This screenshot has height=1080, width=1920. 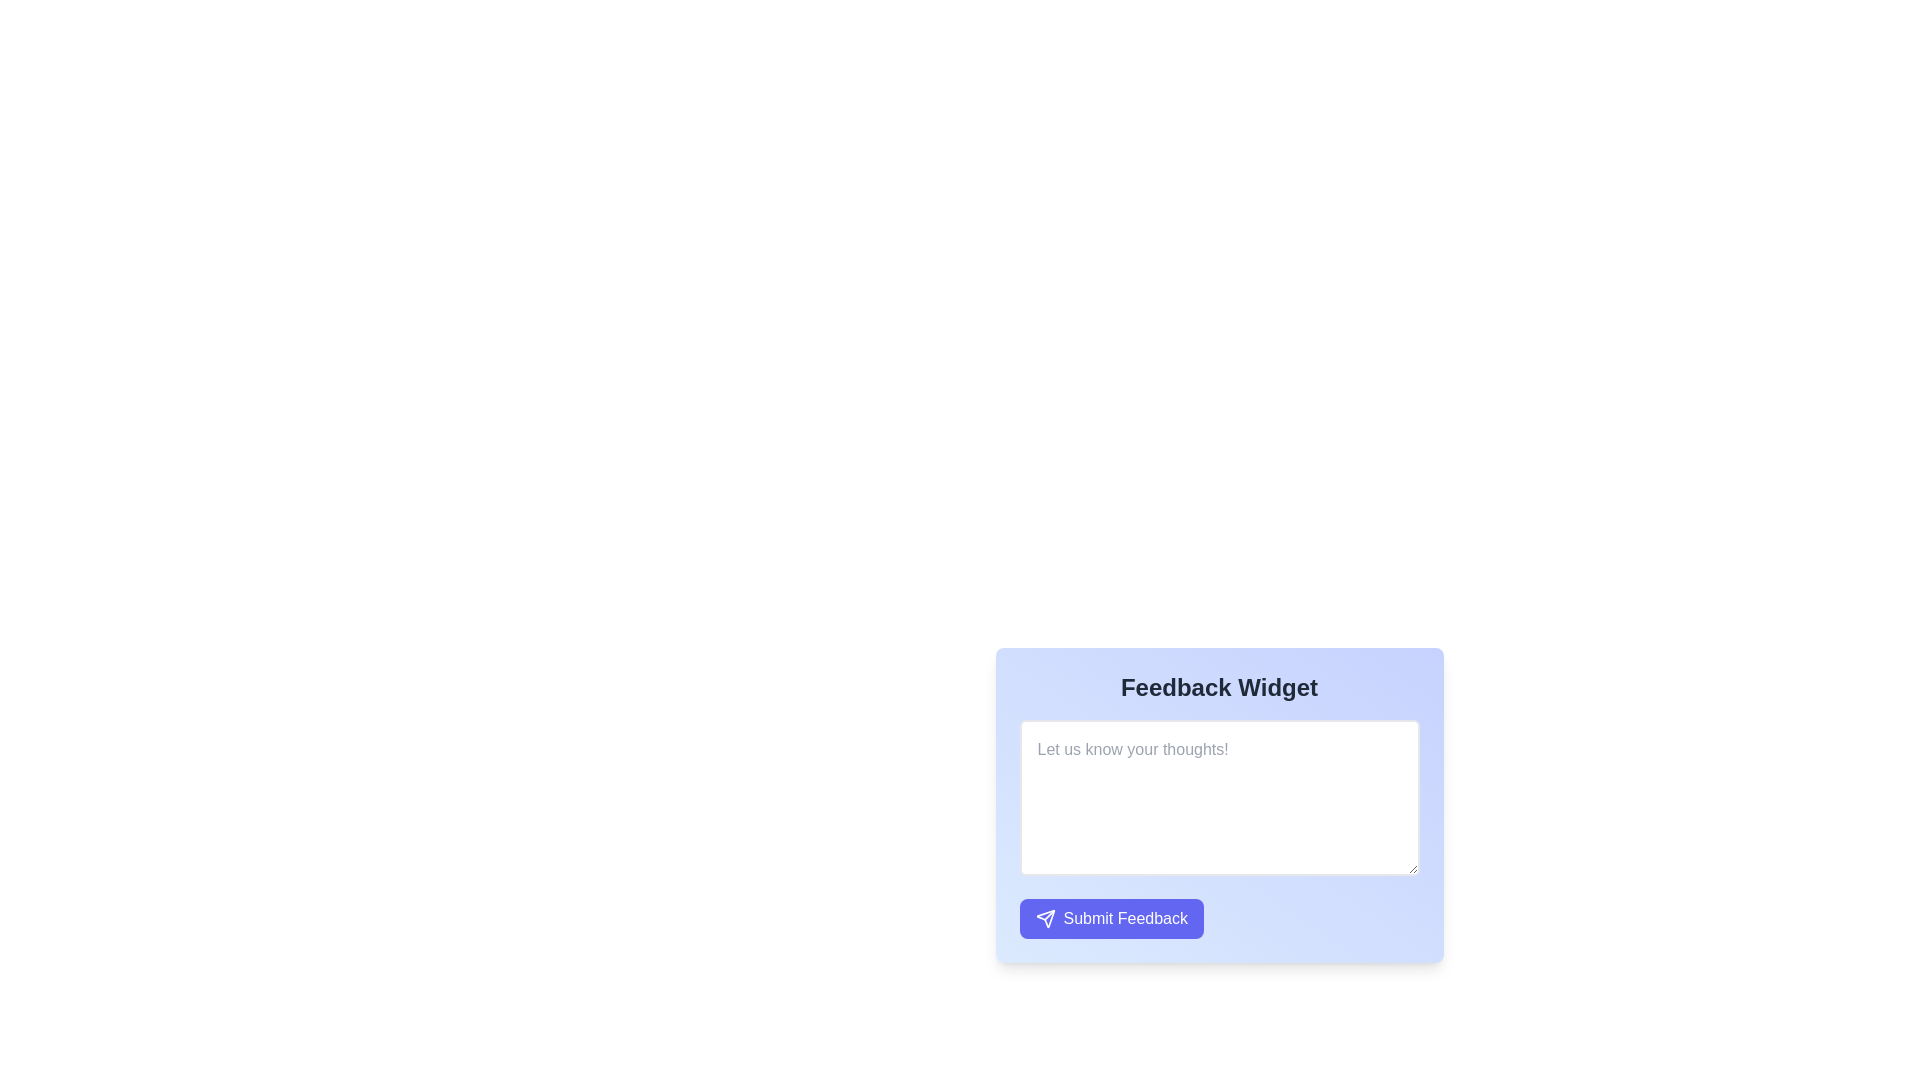 I want to click on the feedback submission icon located inside the 'Submit Feedback' button at the bottom center of the feedback widget, so click(x=1044, y=918).